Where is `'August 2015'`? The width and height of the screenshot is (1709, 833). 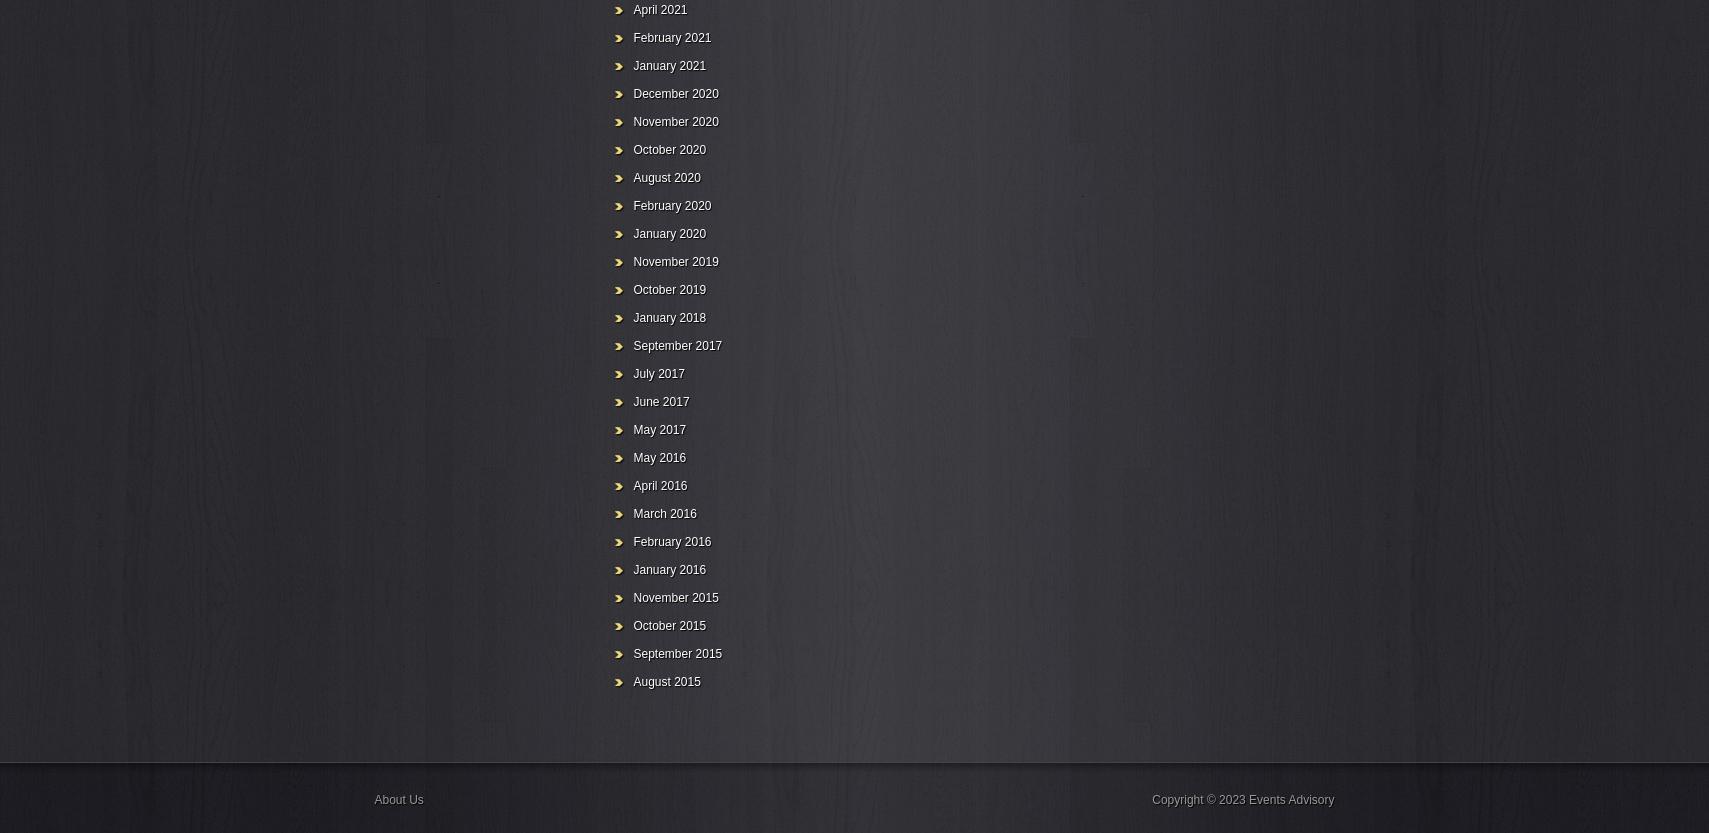 'August 2015' is located at coordinates (665, 680).